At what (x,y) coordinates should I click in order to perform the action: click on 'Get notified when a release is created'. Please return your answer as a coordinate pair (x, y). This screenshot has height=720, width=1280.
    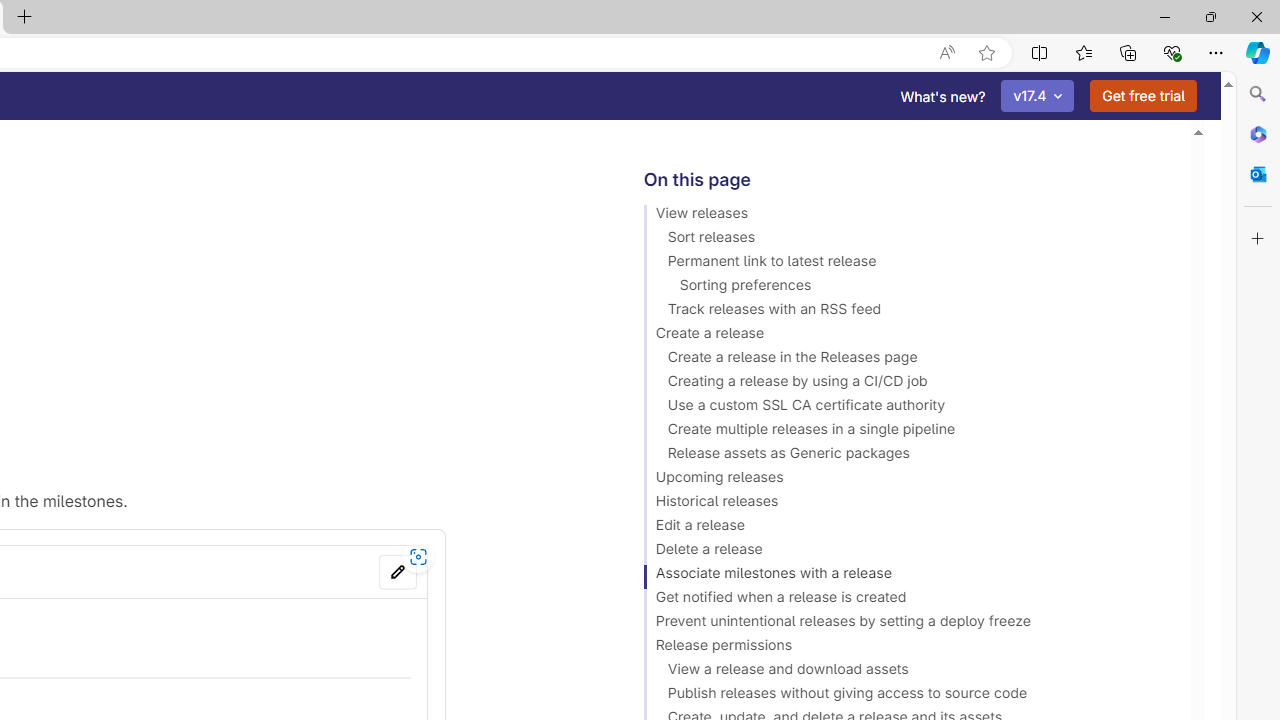
    Looking at the image, I should click on (907, 599).